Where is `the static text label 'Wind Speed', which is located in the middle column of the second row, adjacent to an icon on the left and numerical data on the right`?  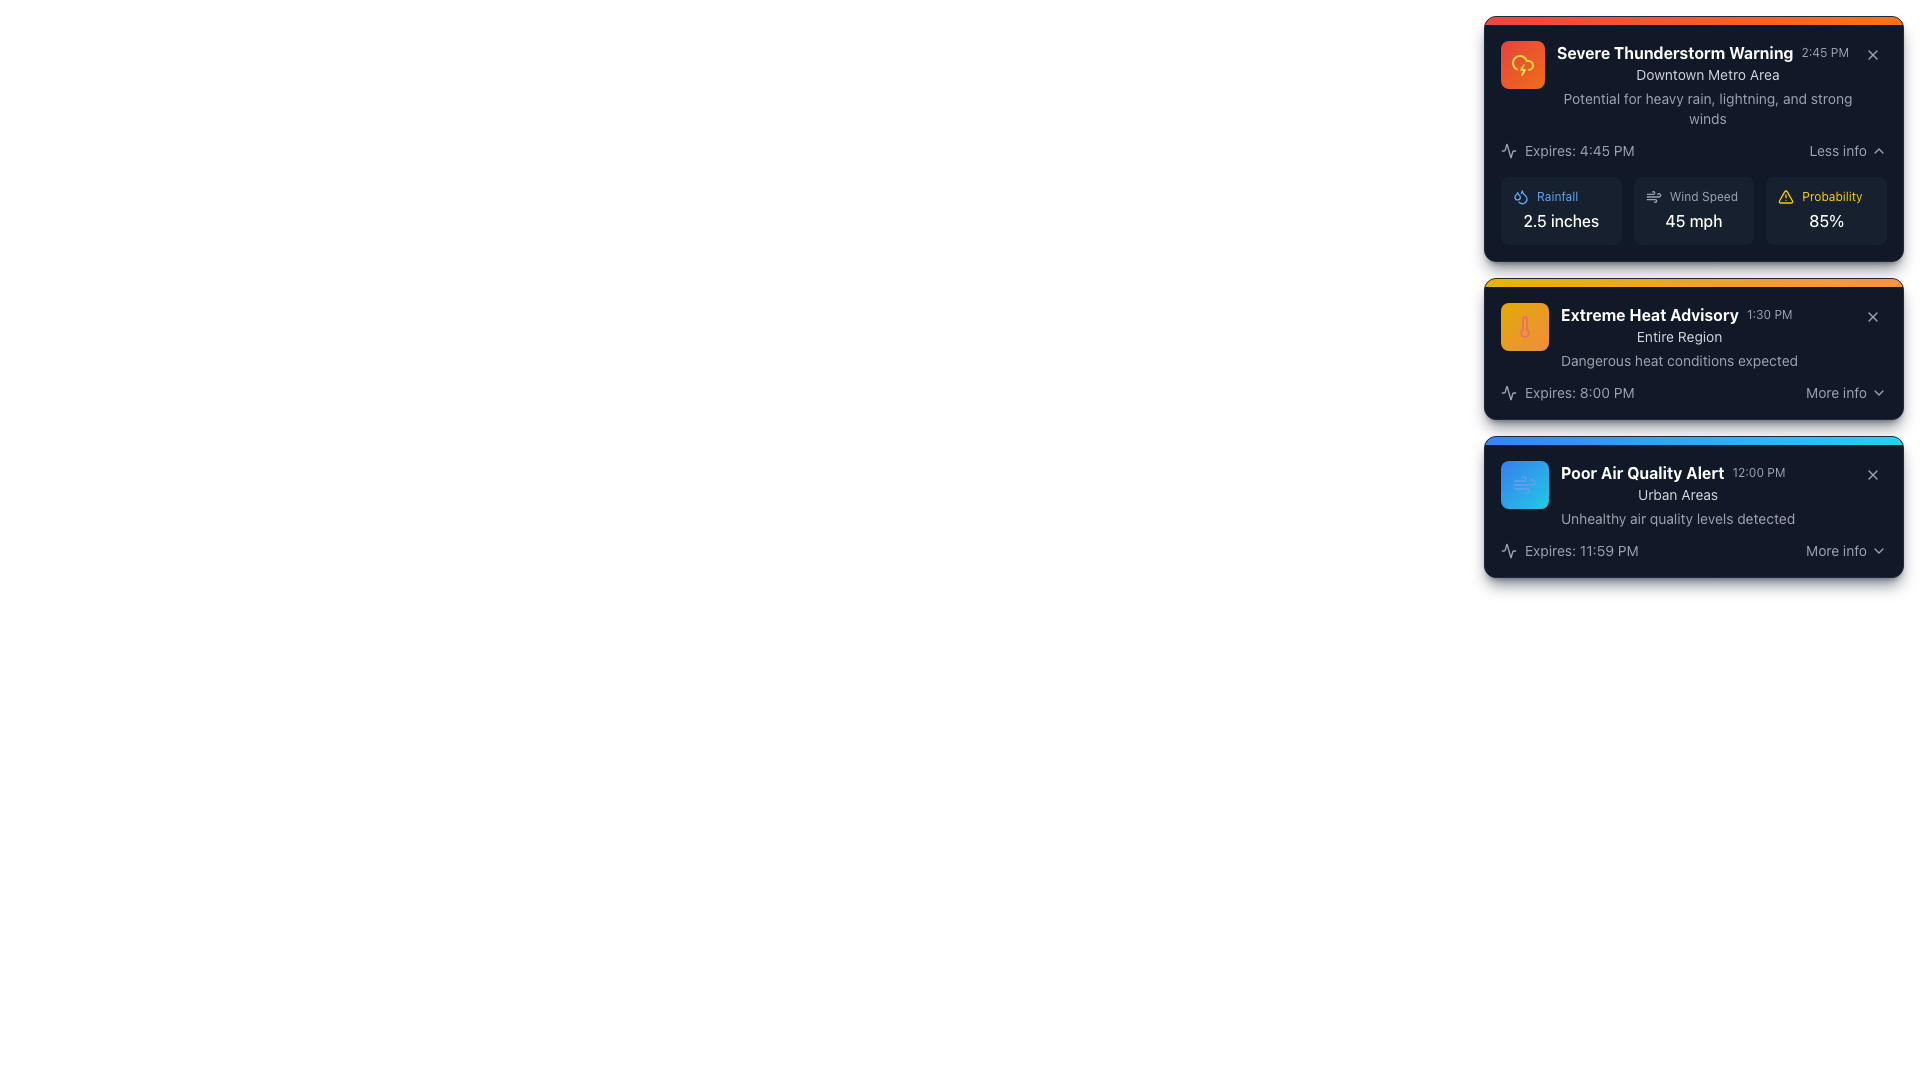
the static text label 'Wind Speed', which is located in the middle column of the second row, adjacent to an icon on the left and numerical data on the right is located at coordinates (1702, 196).